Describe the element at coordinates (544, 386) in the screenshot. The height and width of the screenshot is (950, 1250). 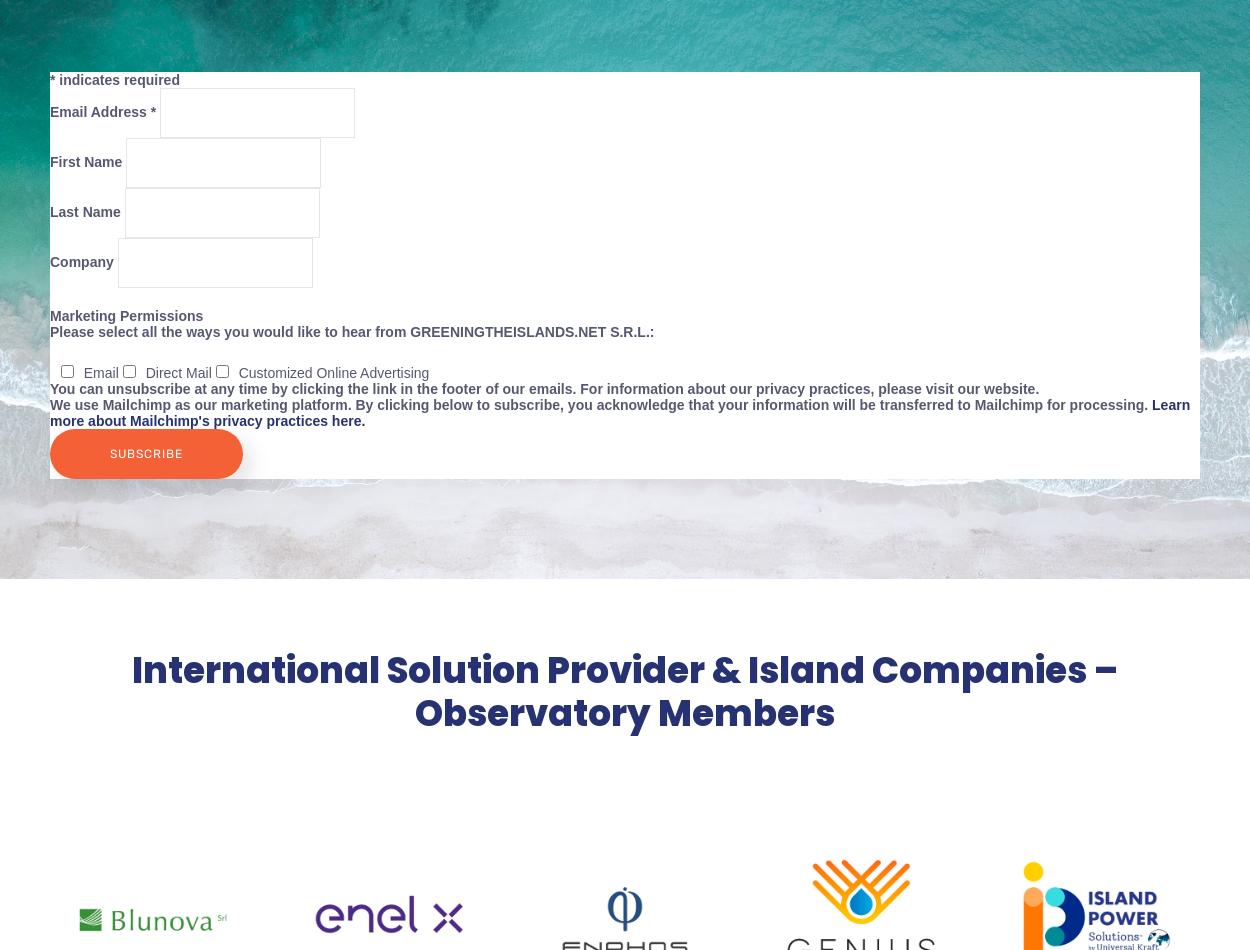
I see `'You can unsubscribe at any time by clicking the link in the footer of our emails. For information about our privacy practices, please visit our website.'` at that location.